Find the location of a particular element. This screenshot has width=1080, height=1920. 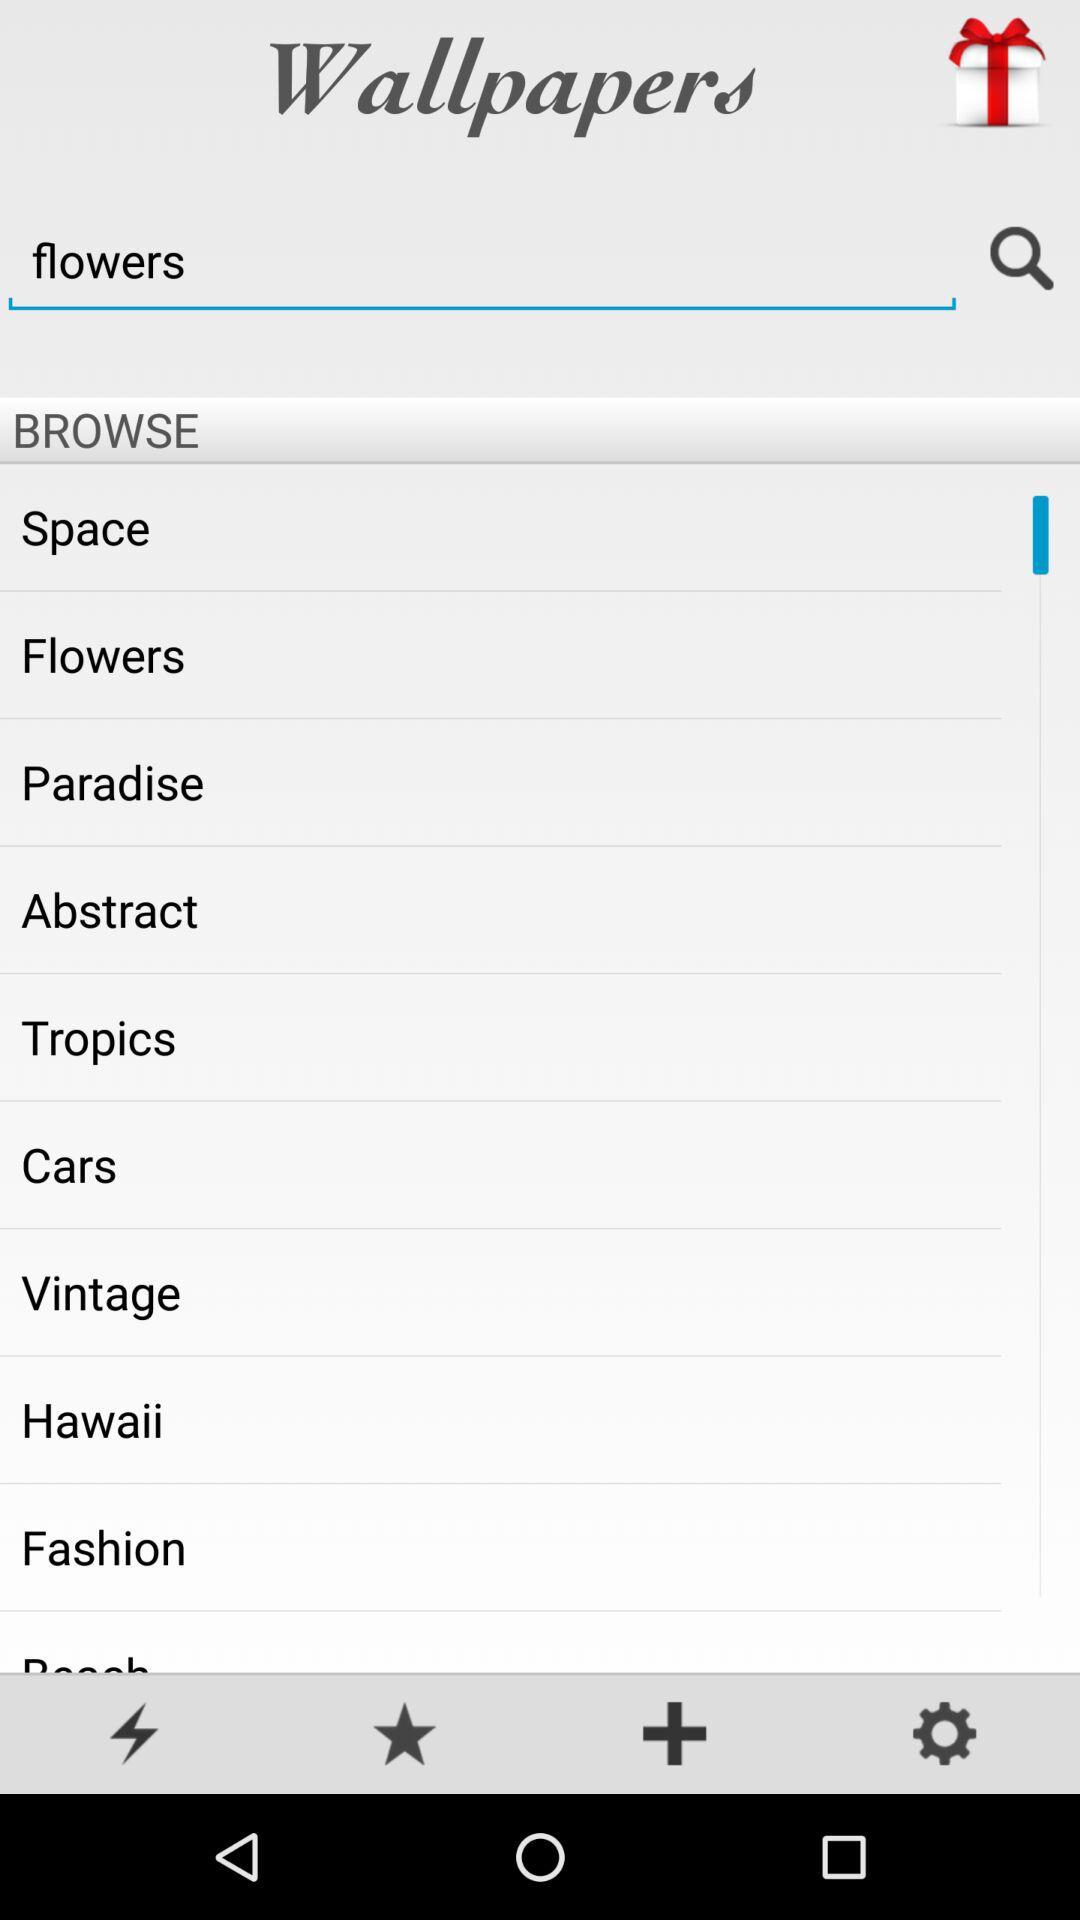

button is located at coordinates (675, 1735).